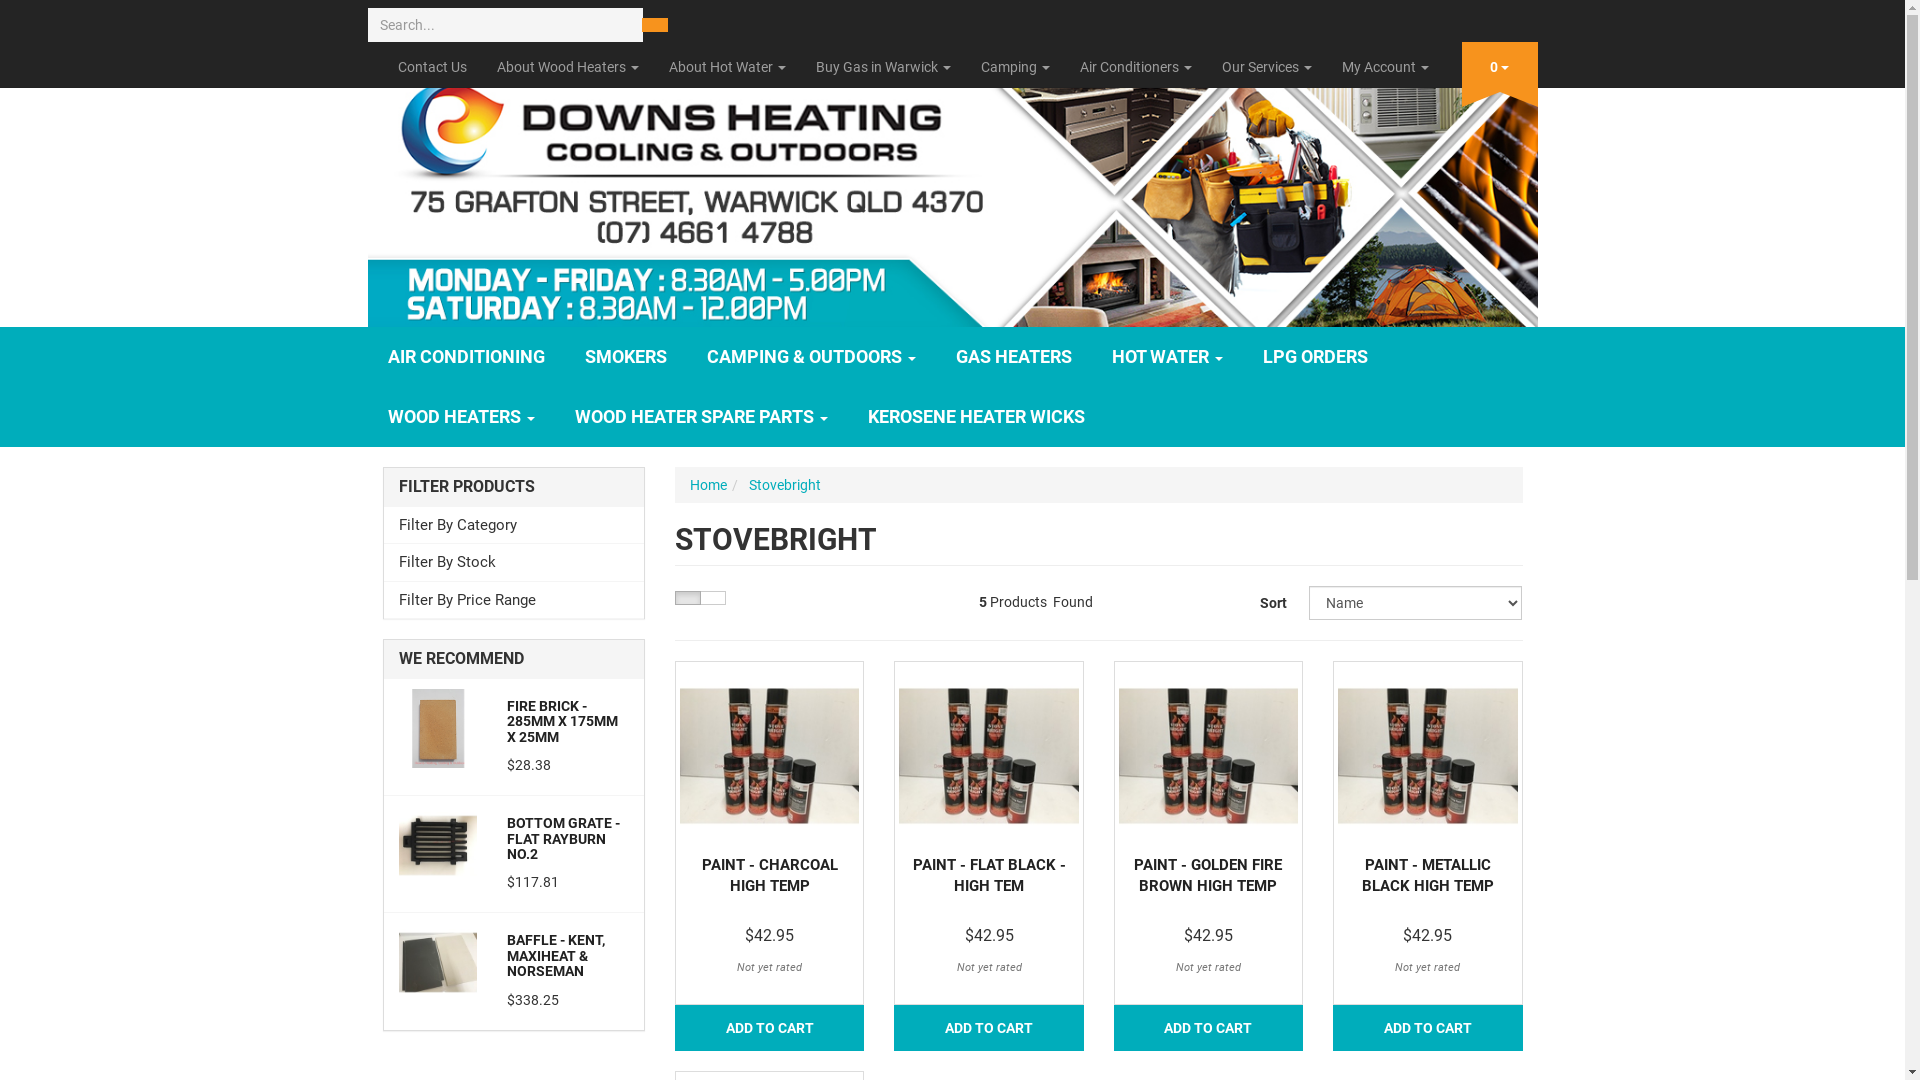 This screenshot has height=1080, width=1920. I want to click on 'Contact Us', so click(430, 65).